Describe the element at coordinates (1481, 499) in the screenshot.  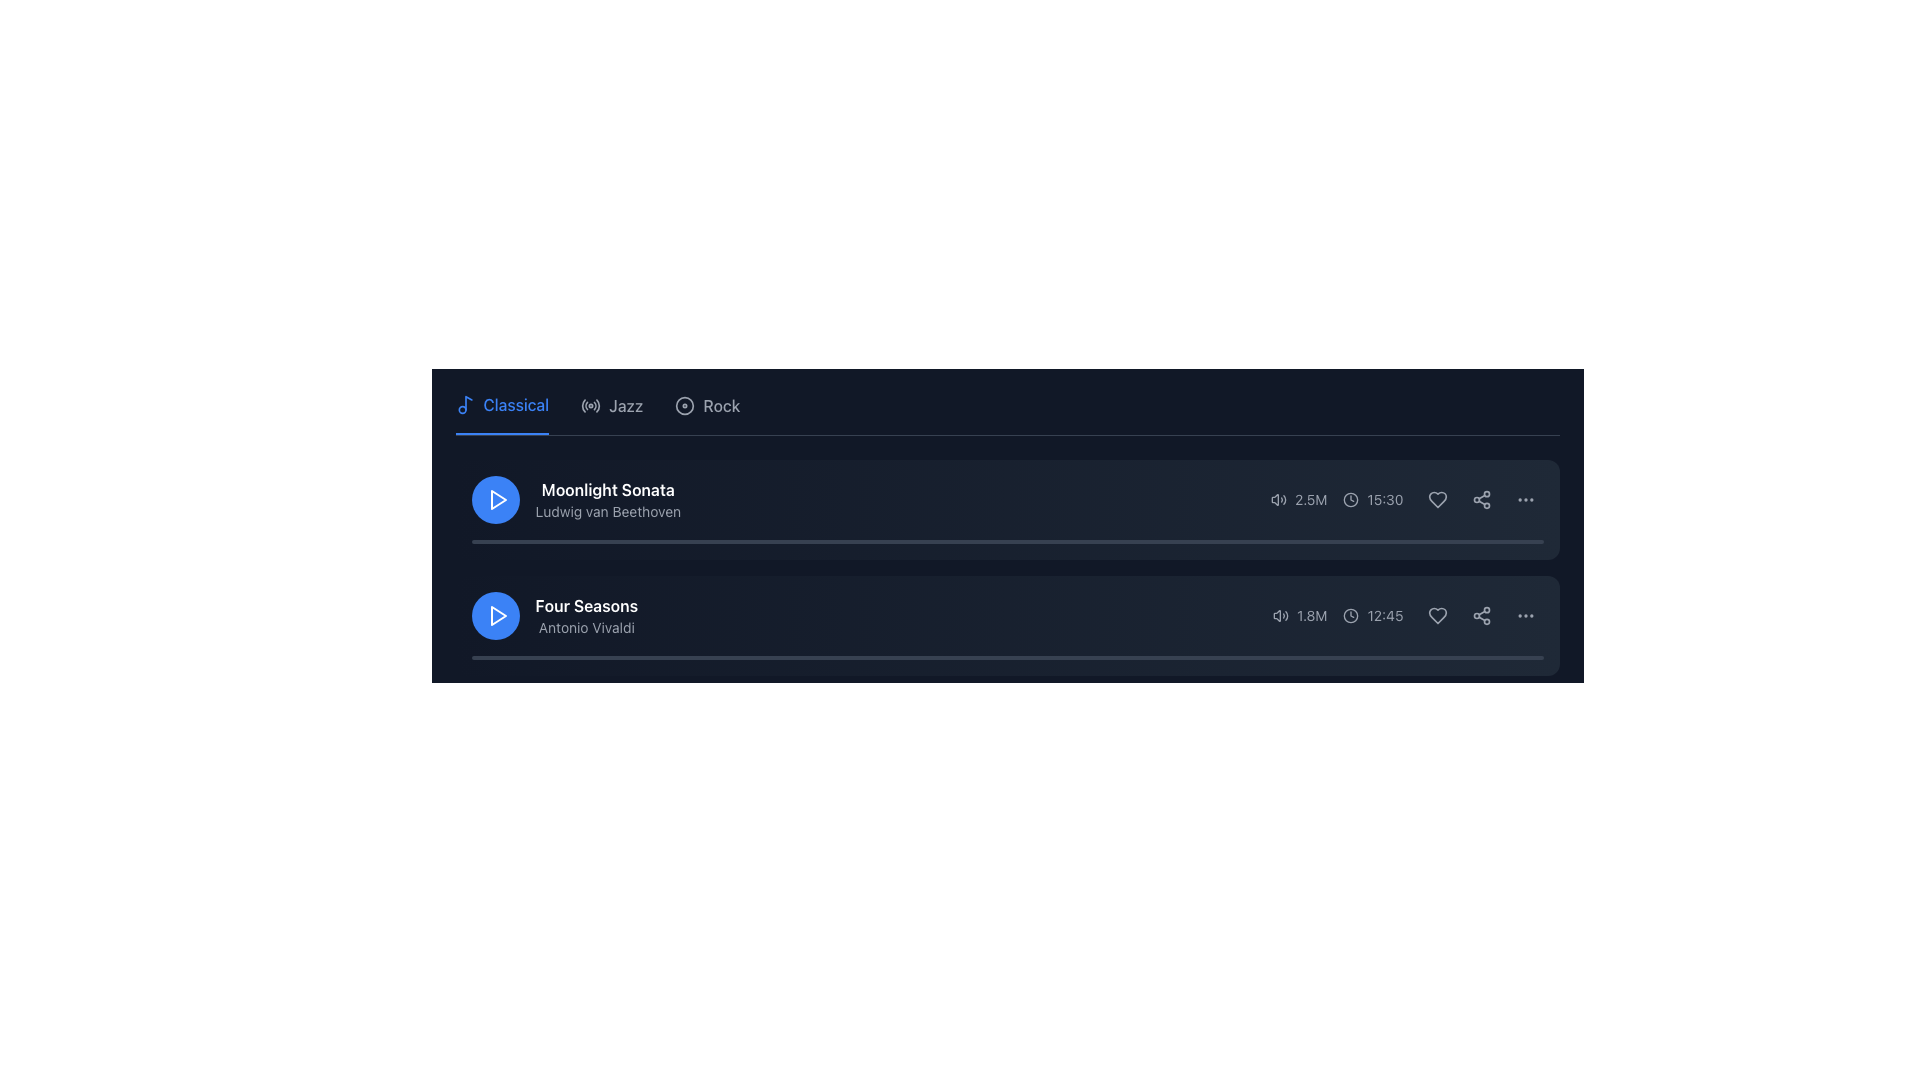
I see `the share icon button, which resembles a triangular arrangement with three nodes, located at the end of the actions row for the 'Moonlight Sonata' music item` at that location.